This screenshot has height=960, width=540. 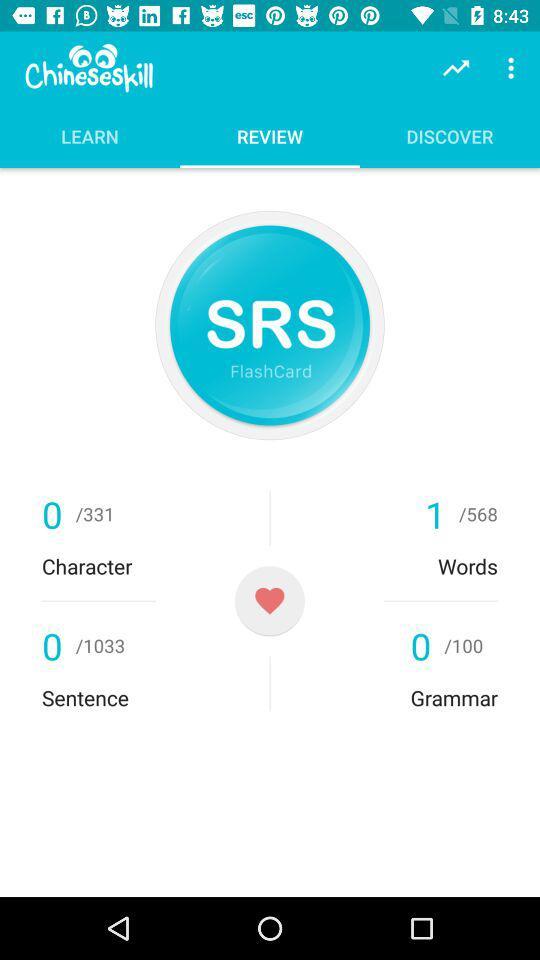 What do you see at coordinates (269, 600) in the screenshot?
I see `the favorite icon` at bounding box center [269, 600].